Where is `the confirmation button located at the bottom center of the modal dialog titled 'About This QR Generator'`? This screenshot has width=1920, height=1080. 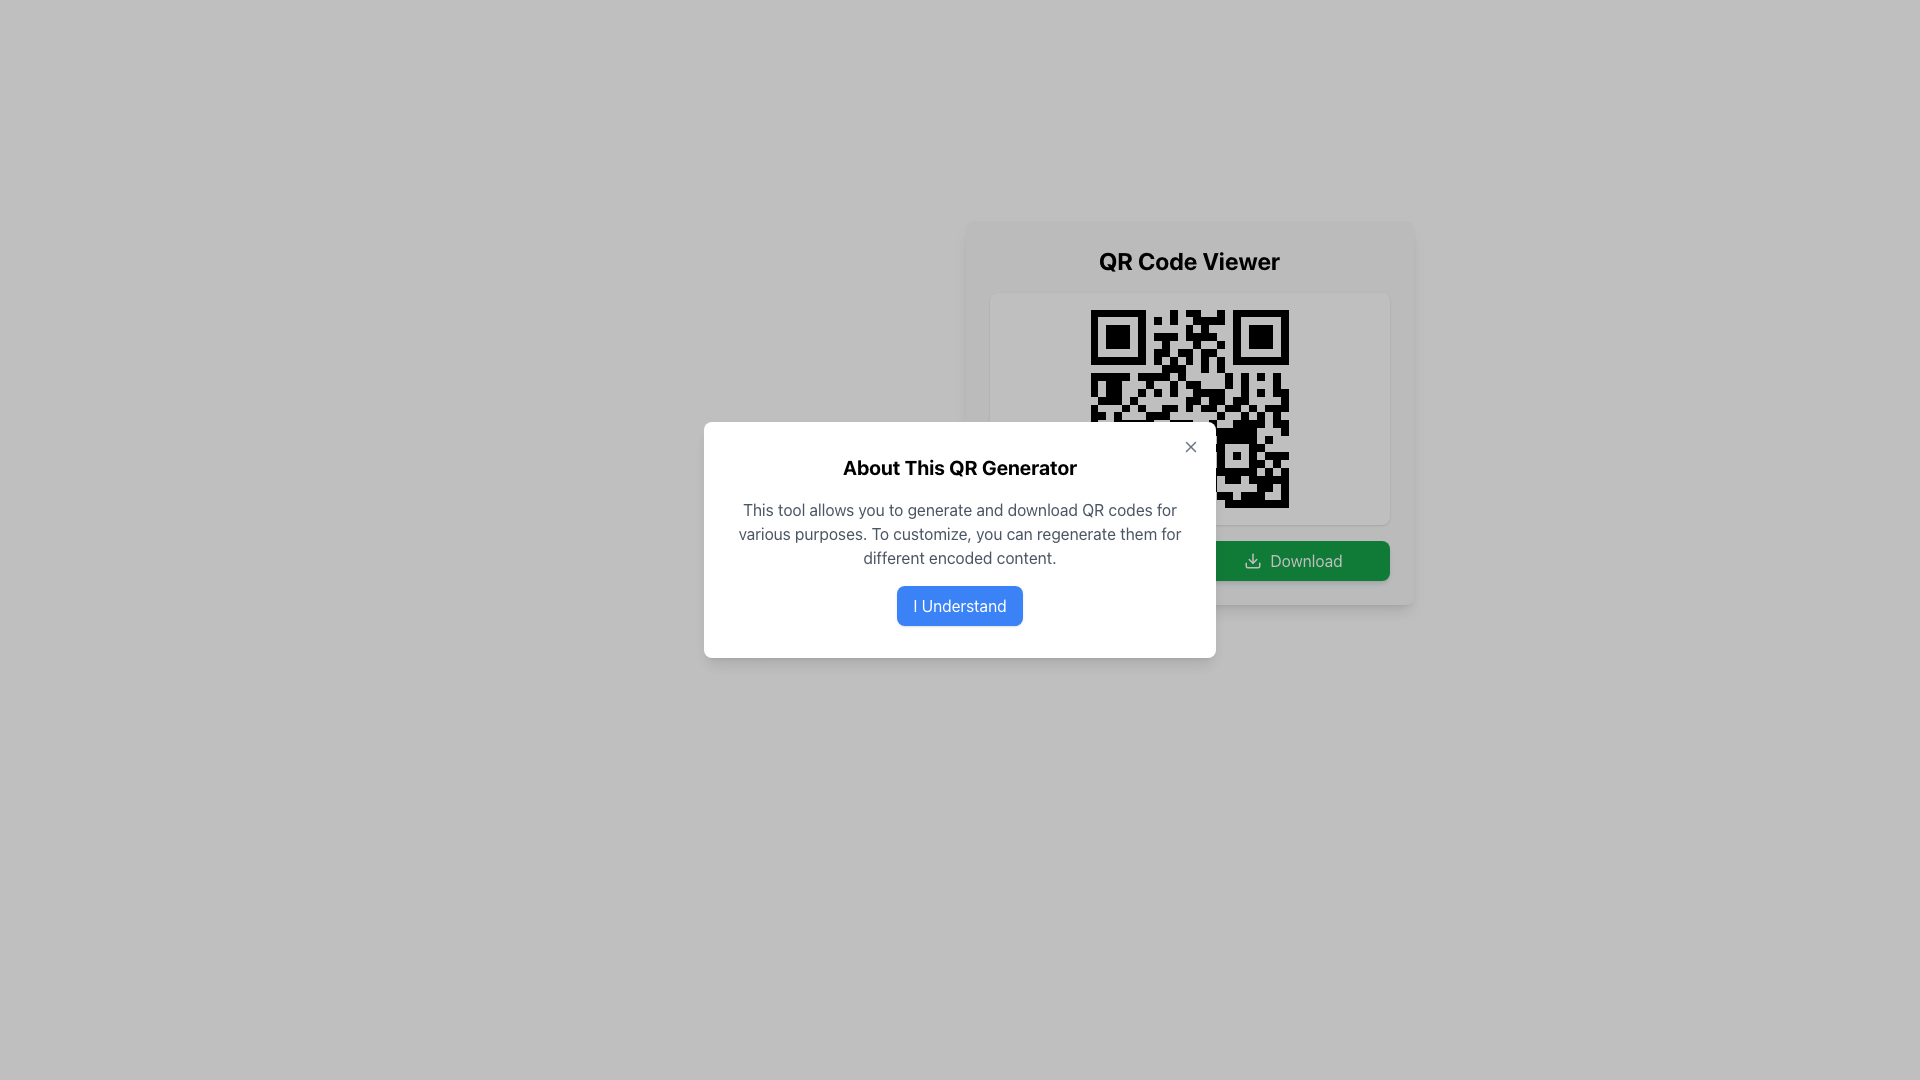 the confirmation button located at the bottom center of the modal dialog titled 'About This QR Generator' is located at coordinates (960, 604).